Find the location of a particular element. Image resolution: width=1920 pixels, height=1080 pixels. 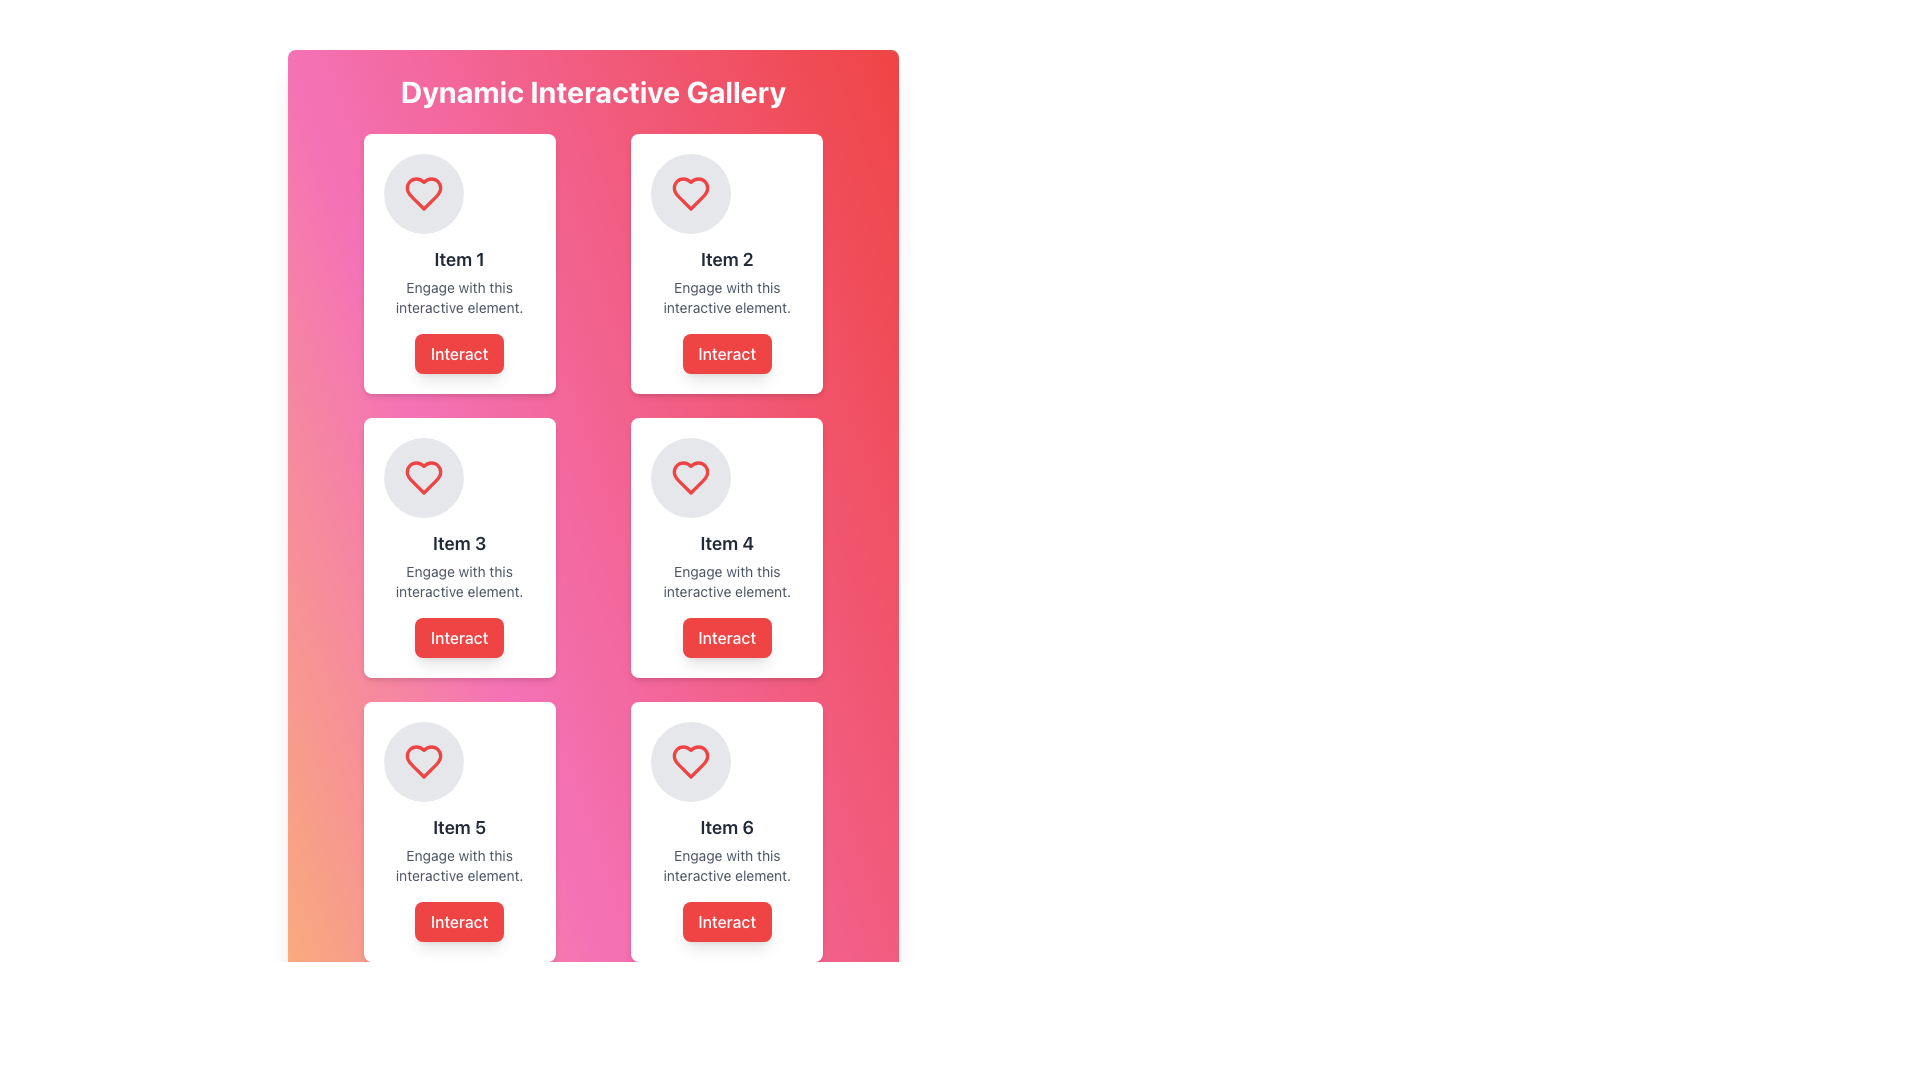

the circular icon with a gray background and a red heart shape inside, located in the top section of the card labeled 'Item 5' is located at coordinates (422, 762).